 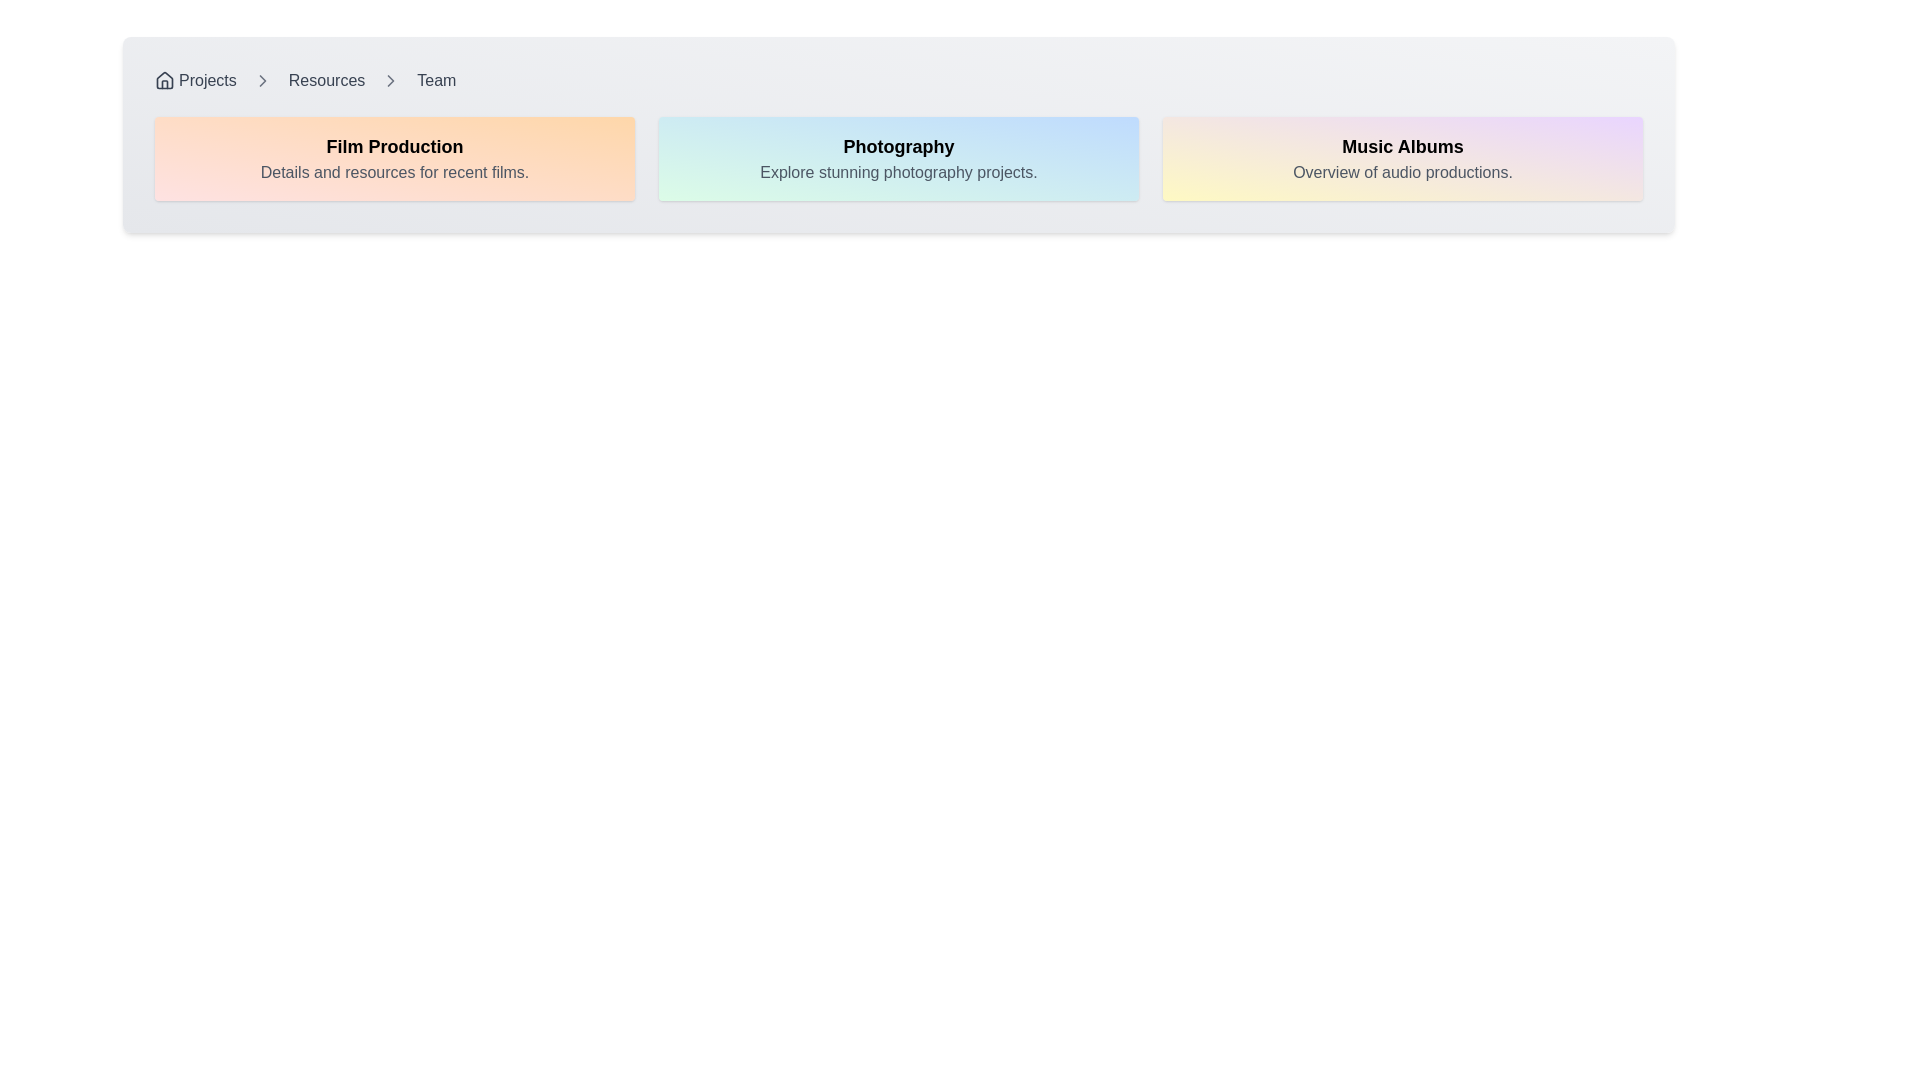 I want to click on the house-shaped icon located in the breadcrumb navigation area at the top-left section of the interface, so click(x=164, y=79).